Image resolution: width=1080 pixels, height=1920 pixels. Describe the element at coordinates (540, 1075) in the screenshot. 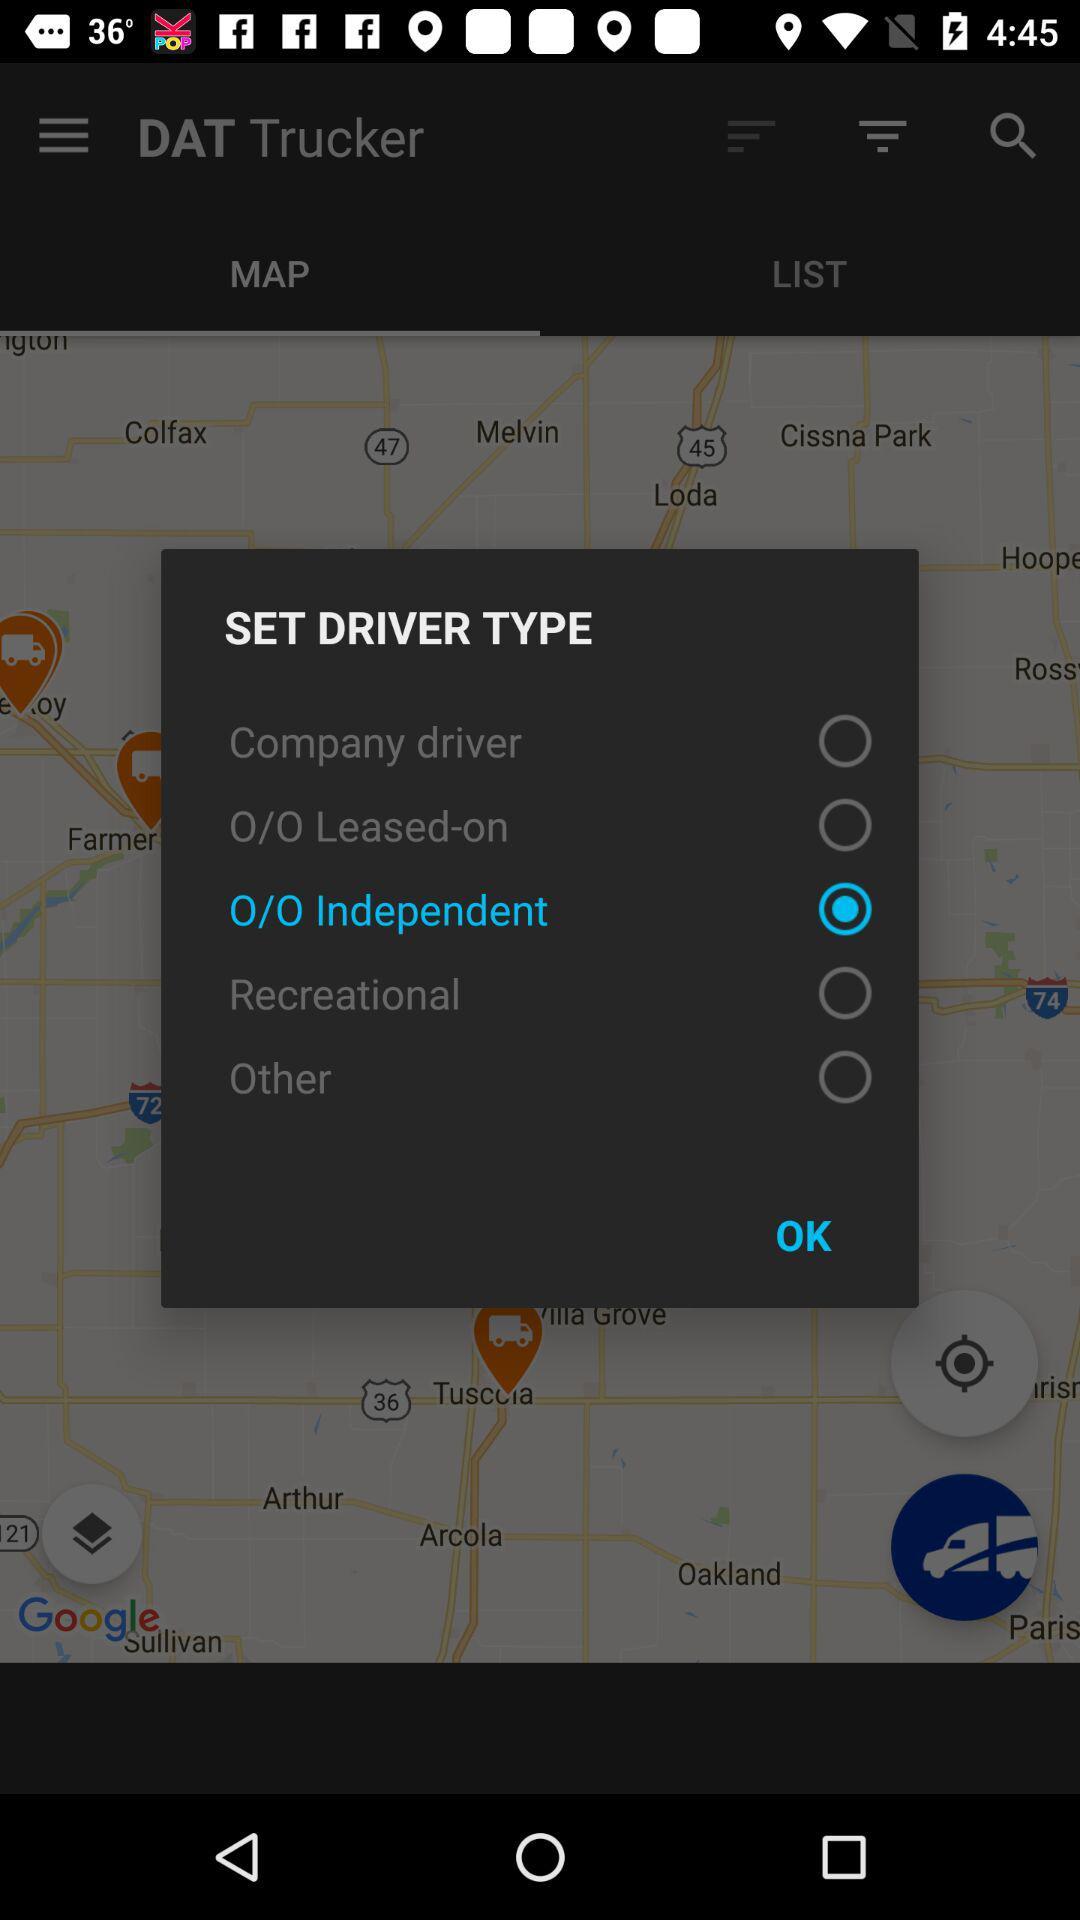

I see `the other item` at that location.